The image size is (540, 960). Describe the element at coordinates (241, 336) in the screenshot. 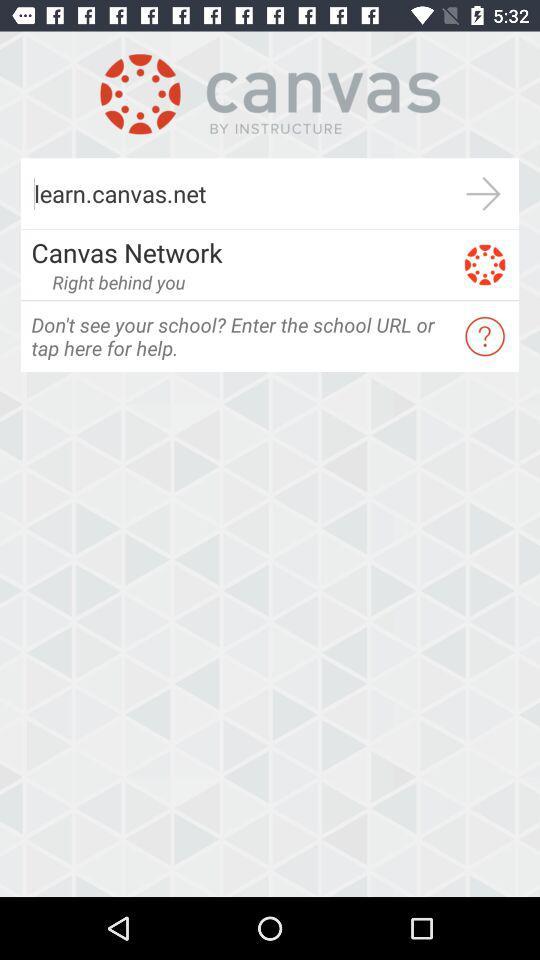

I see `app below right behind you app` at that location.